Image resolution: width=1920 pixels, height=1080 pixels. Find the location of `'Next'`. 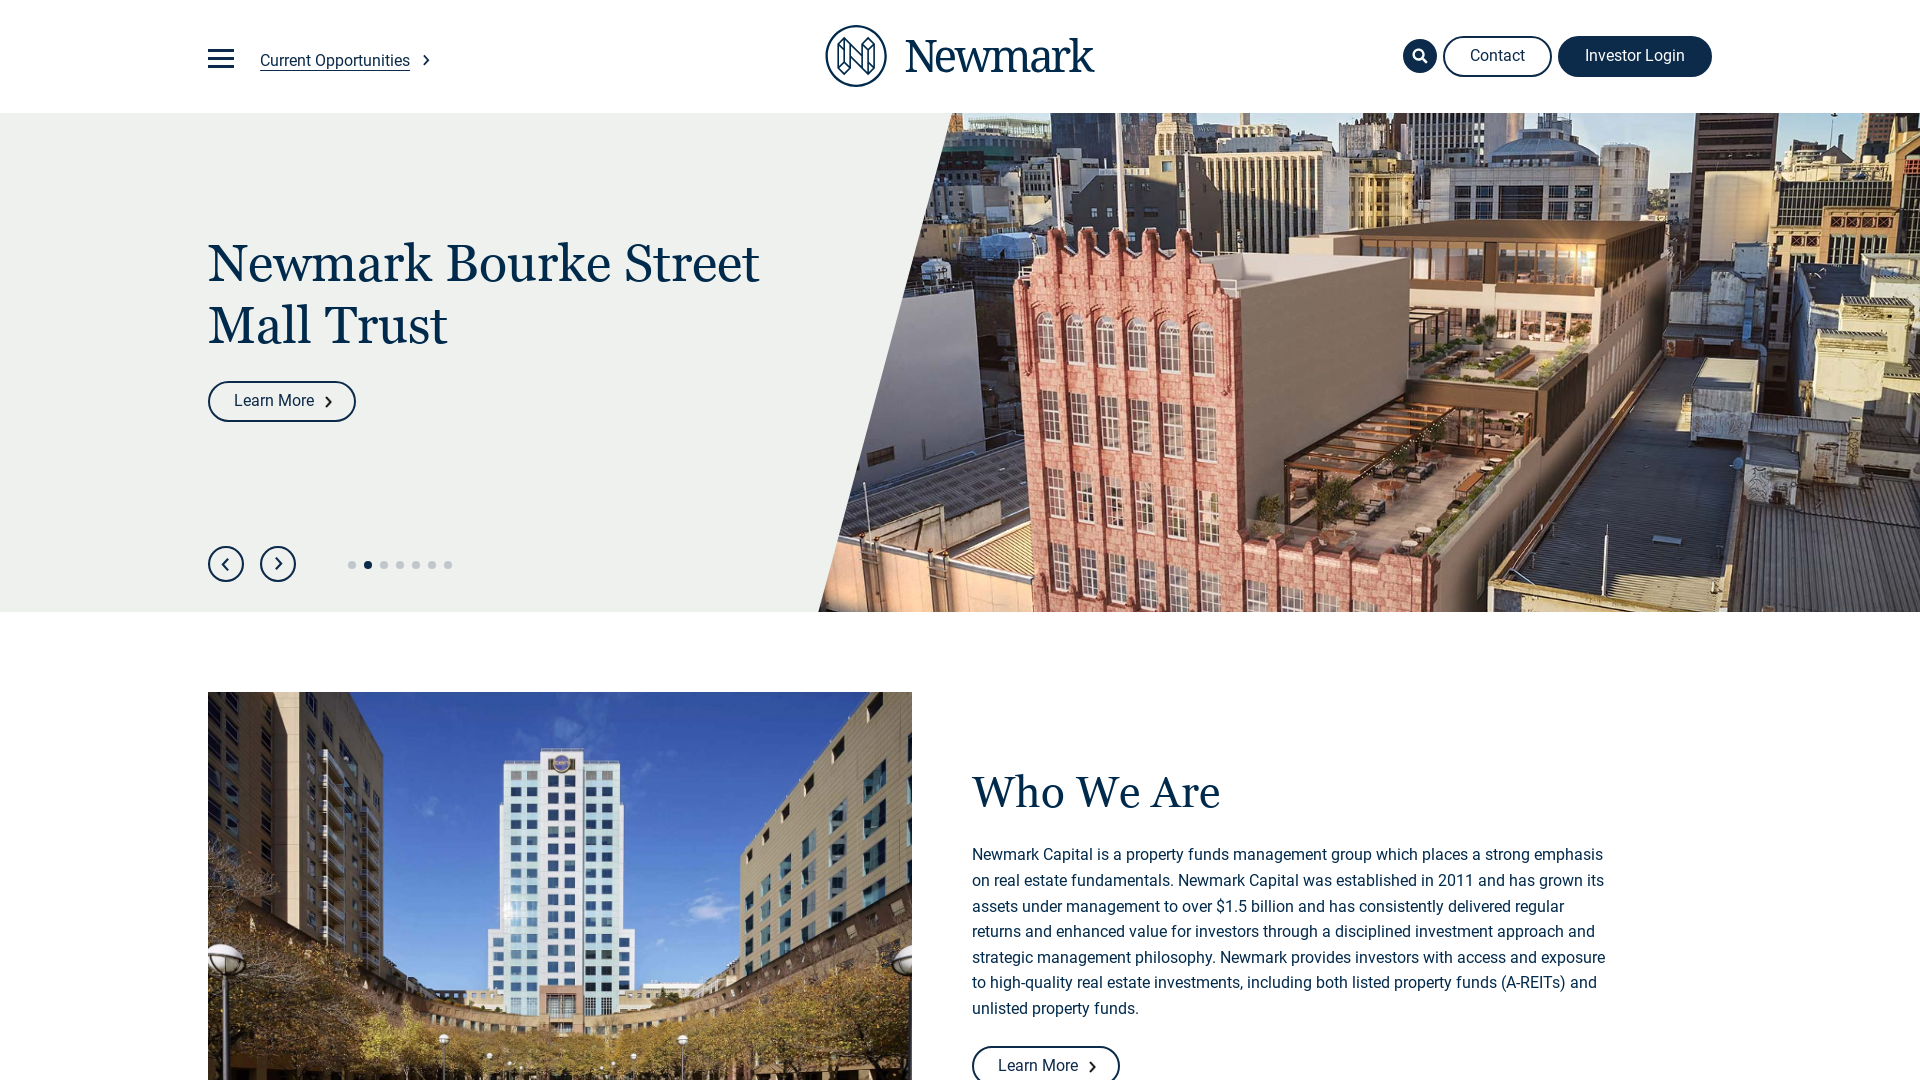

'Next' is located at coordinates (277, 563).